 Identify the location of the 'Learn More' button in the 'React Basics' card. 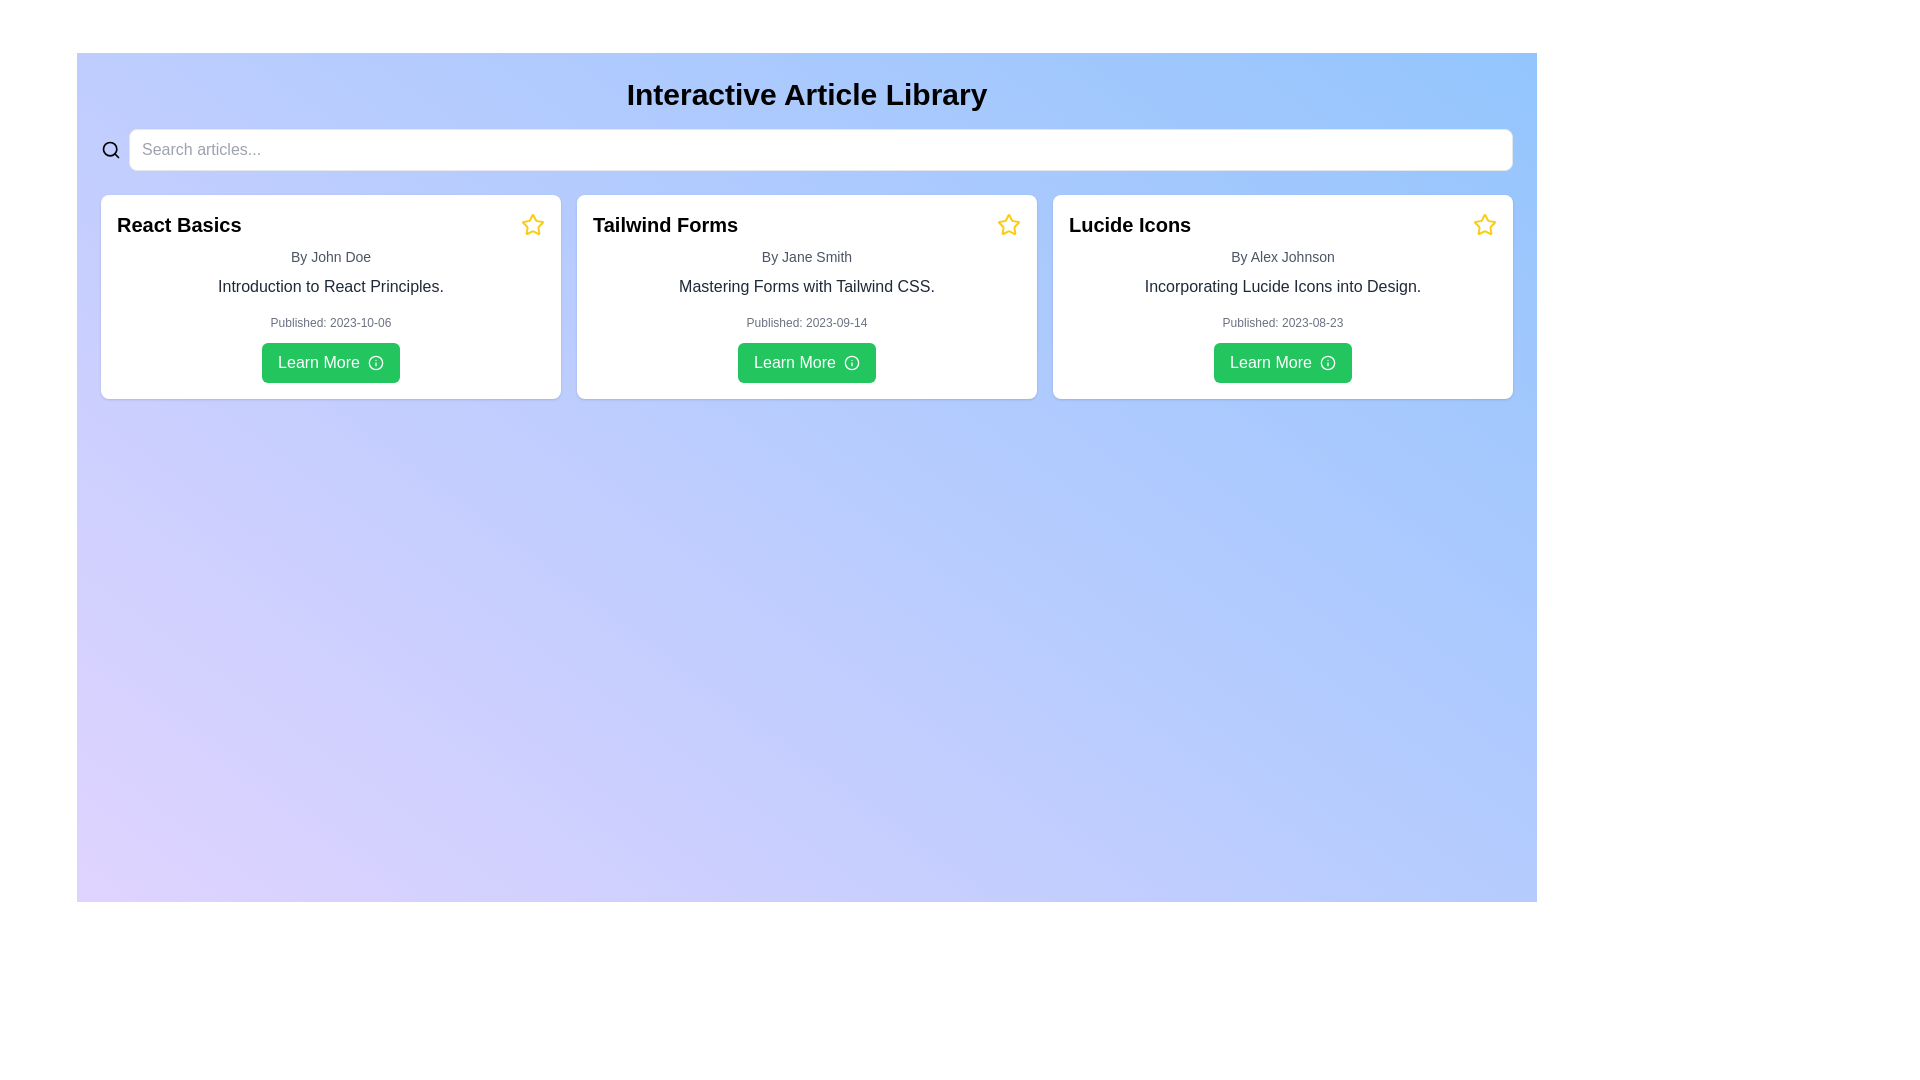
(331, 362).